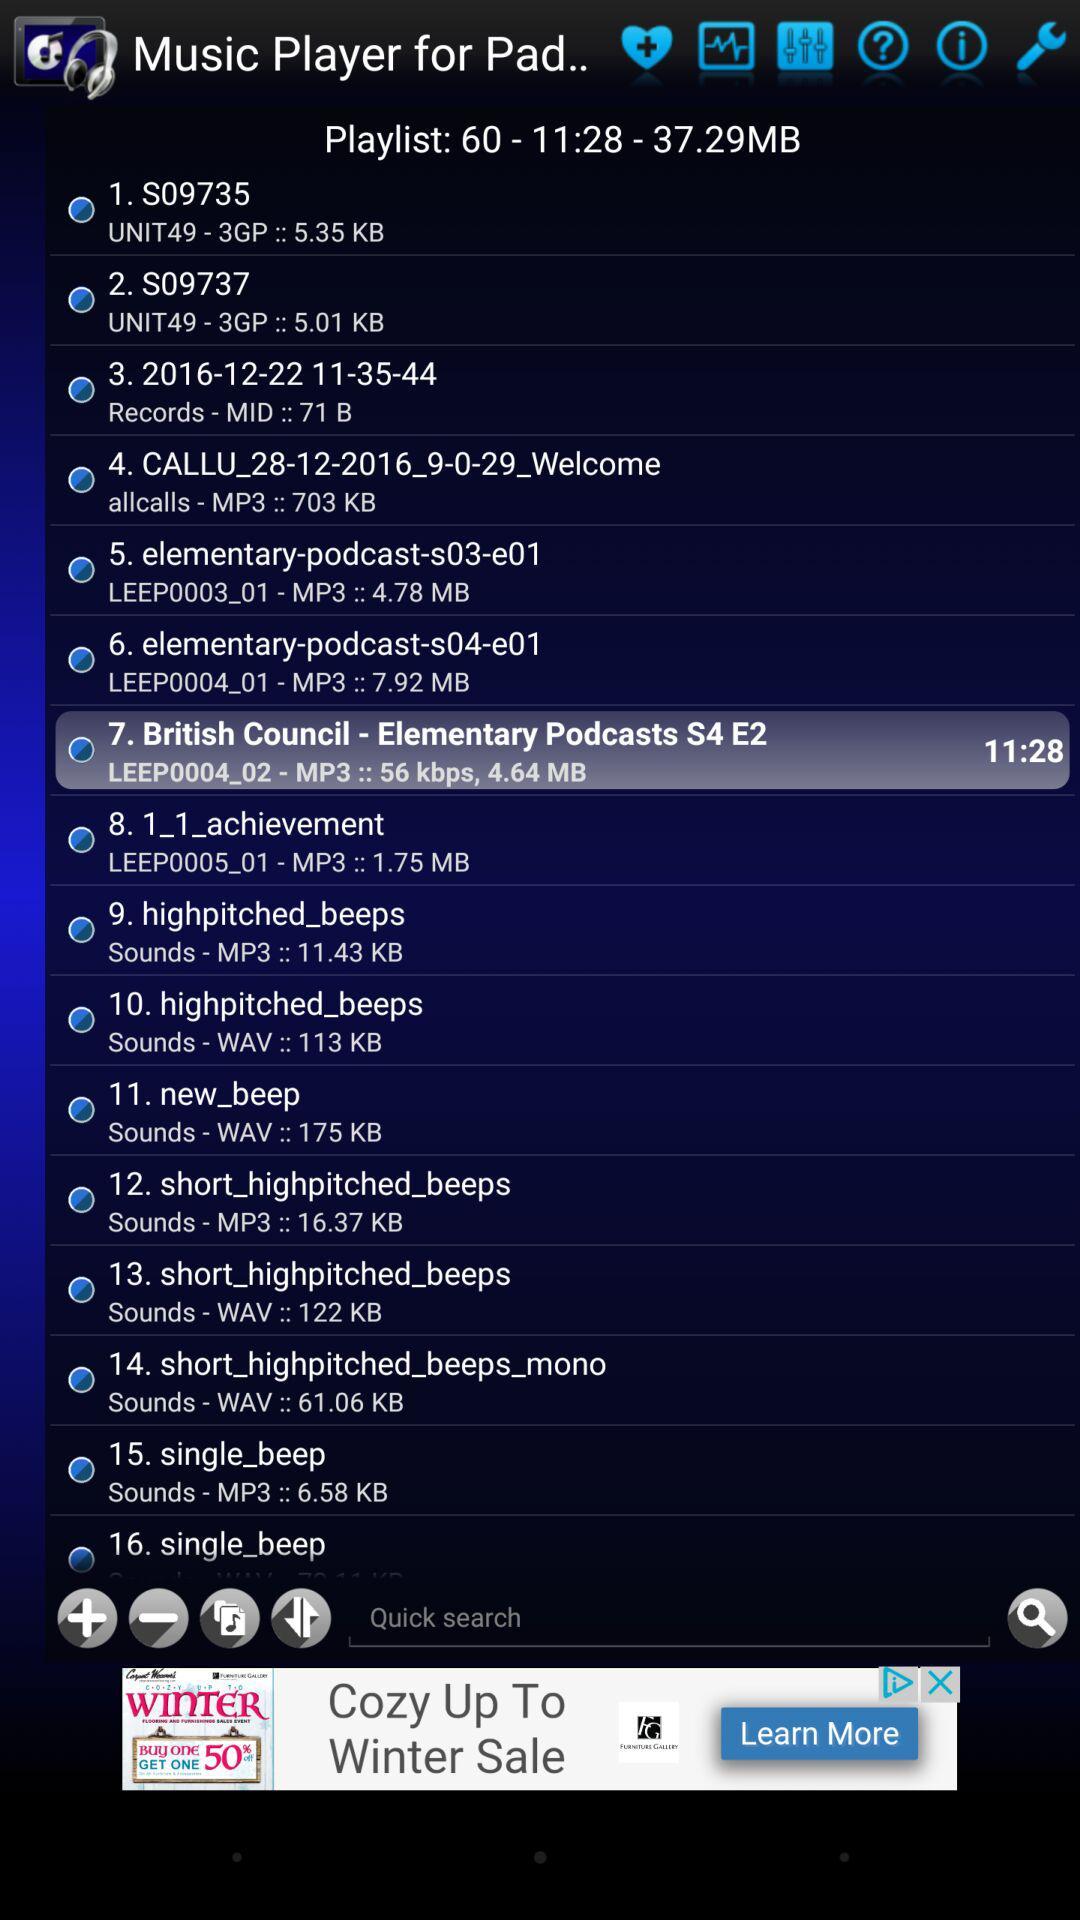  What do you see at coordinates (646, 52) in the screenshot?
I see `favorite` at bounding box center [646, 52].